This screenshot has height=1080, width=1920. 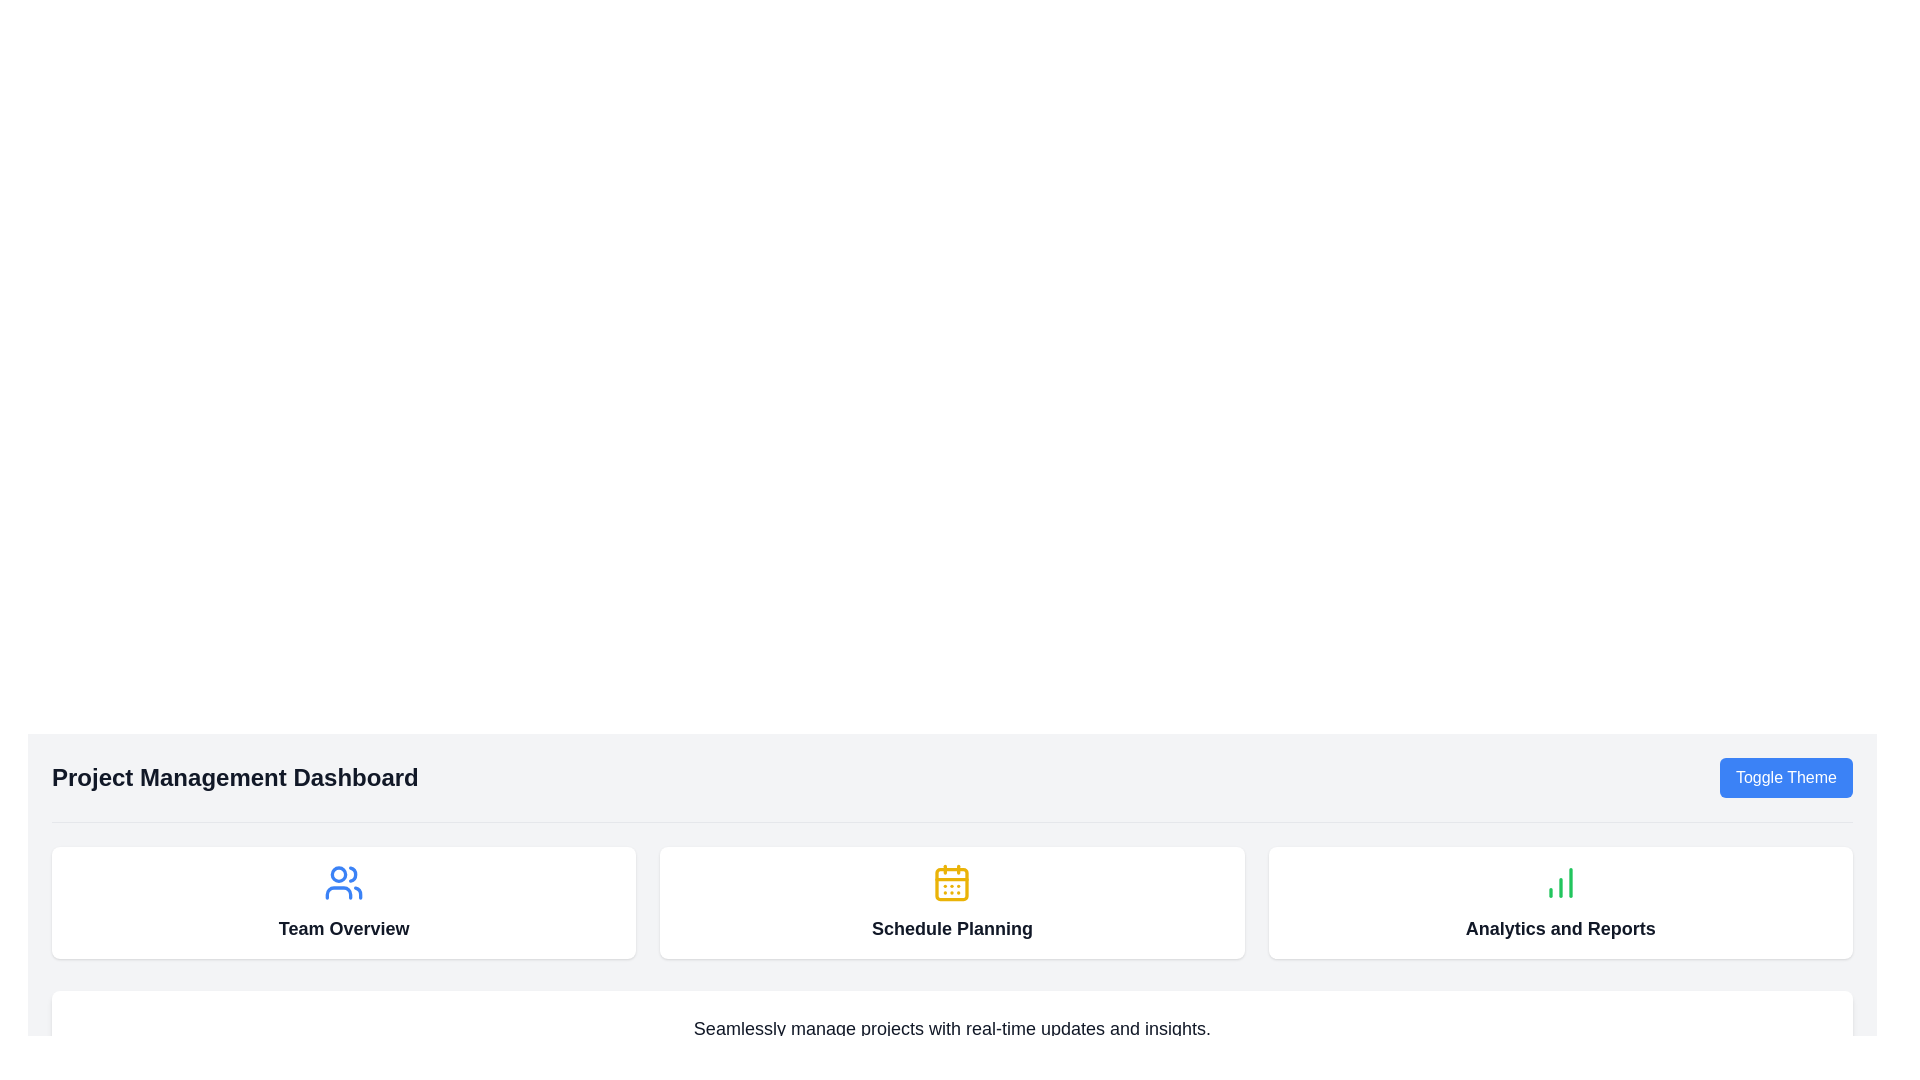 I want to click on static text label displaying 'Analytics and Reports', which is located in the bottom portion of the rightmost card among three horizontal cards, so click(x=1559, y=929).